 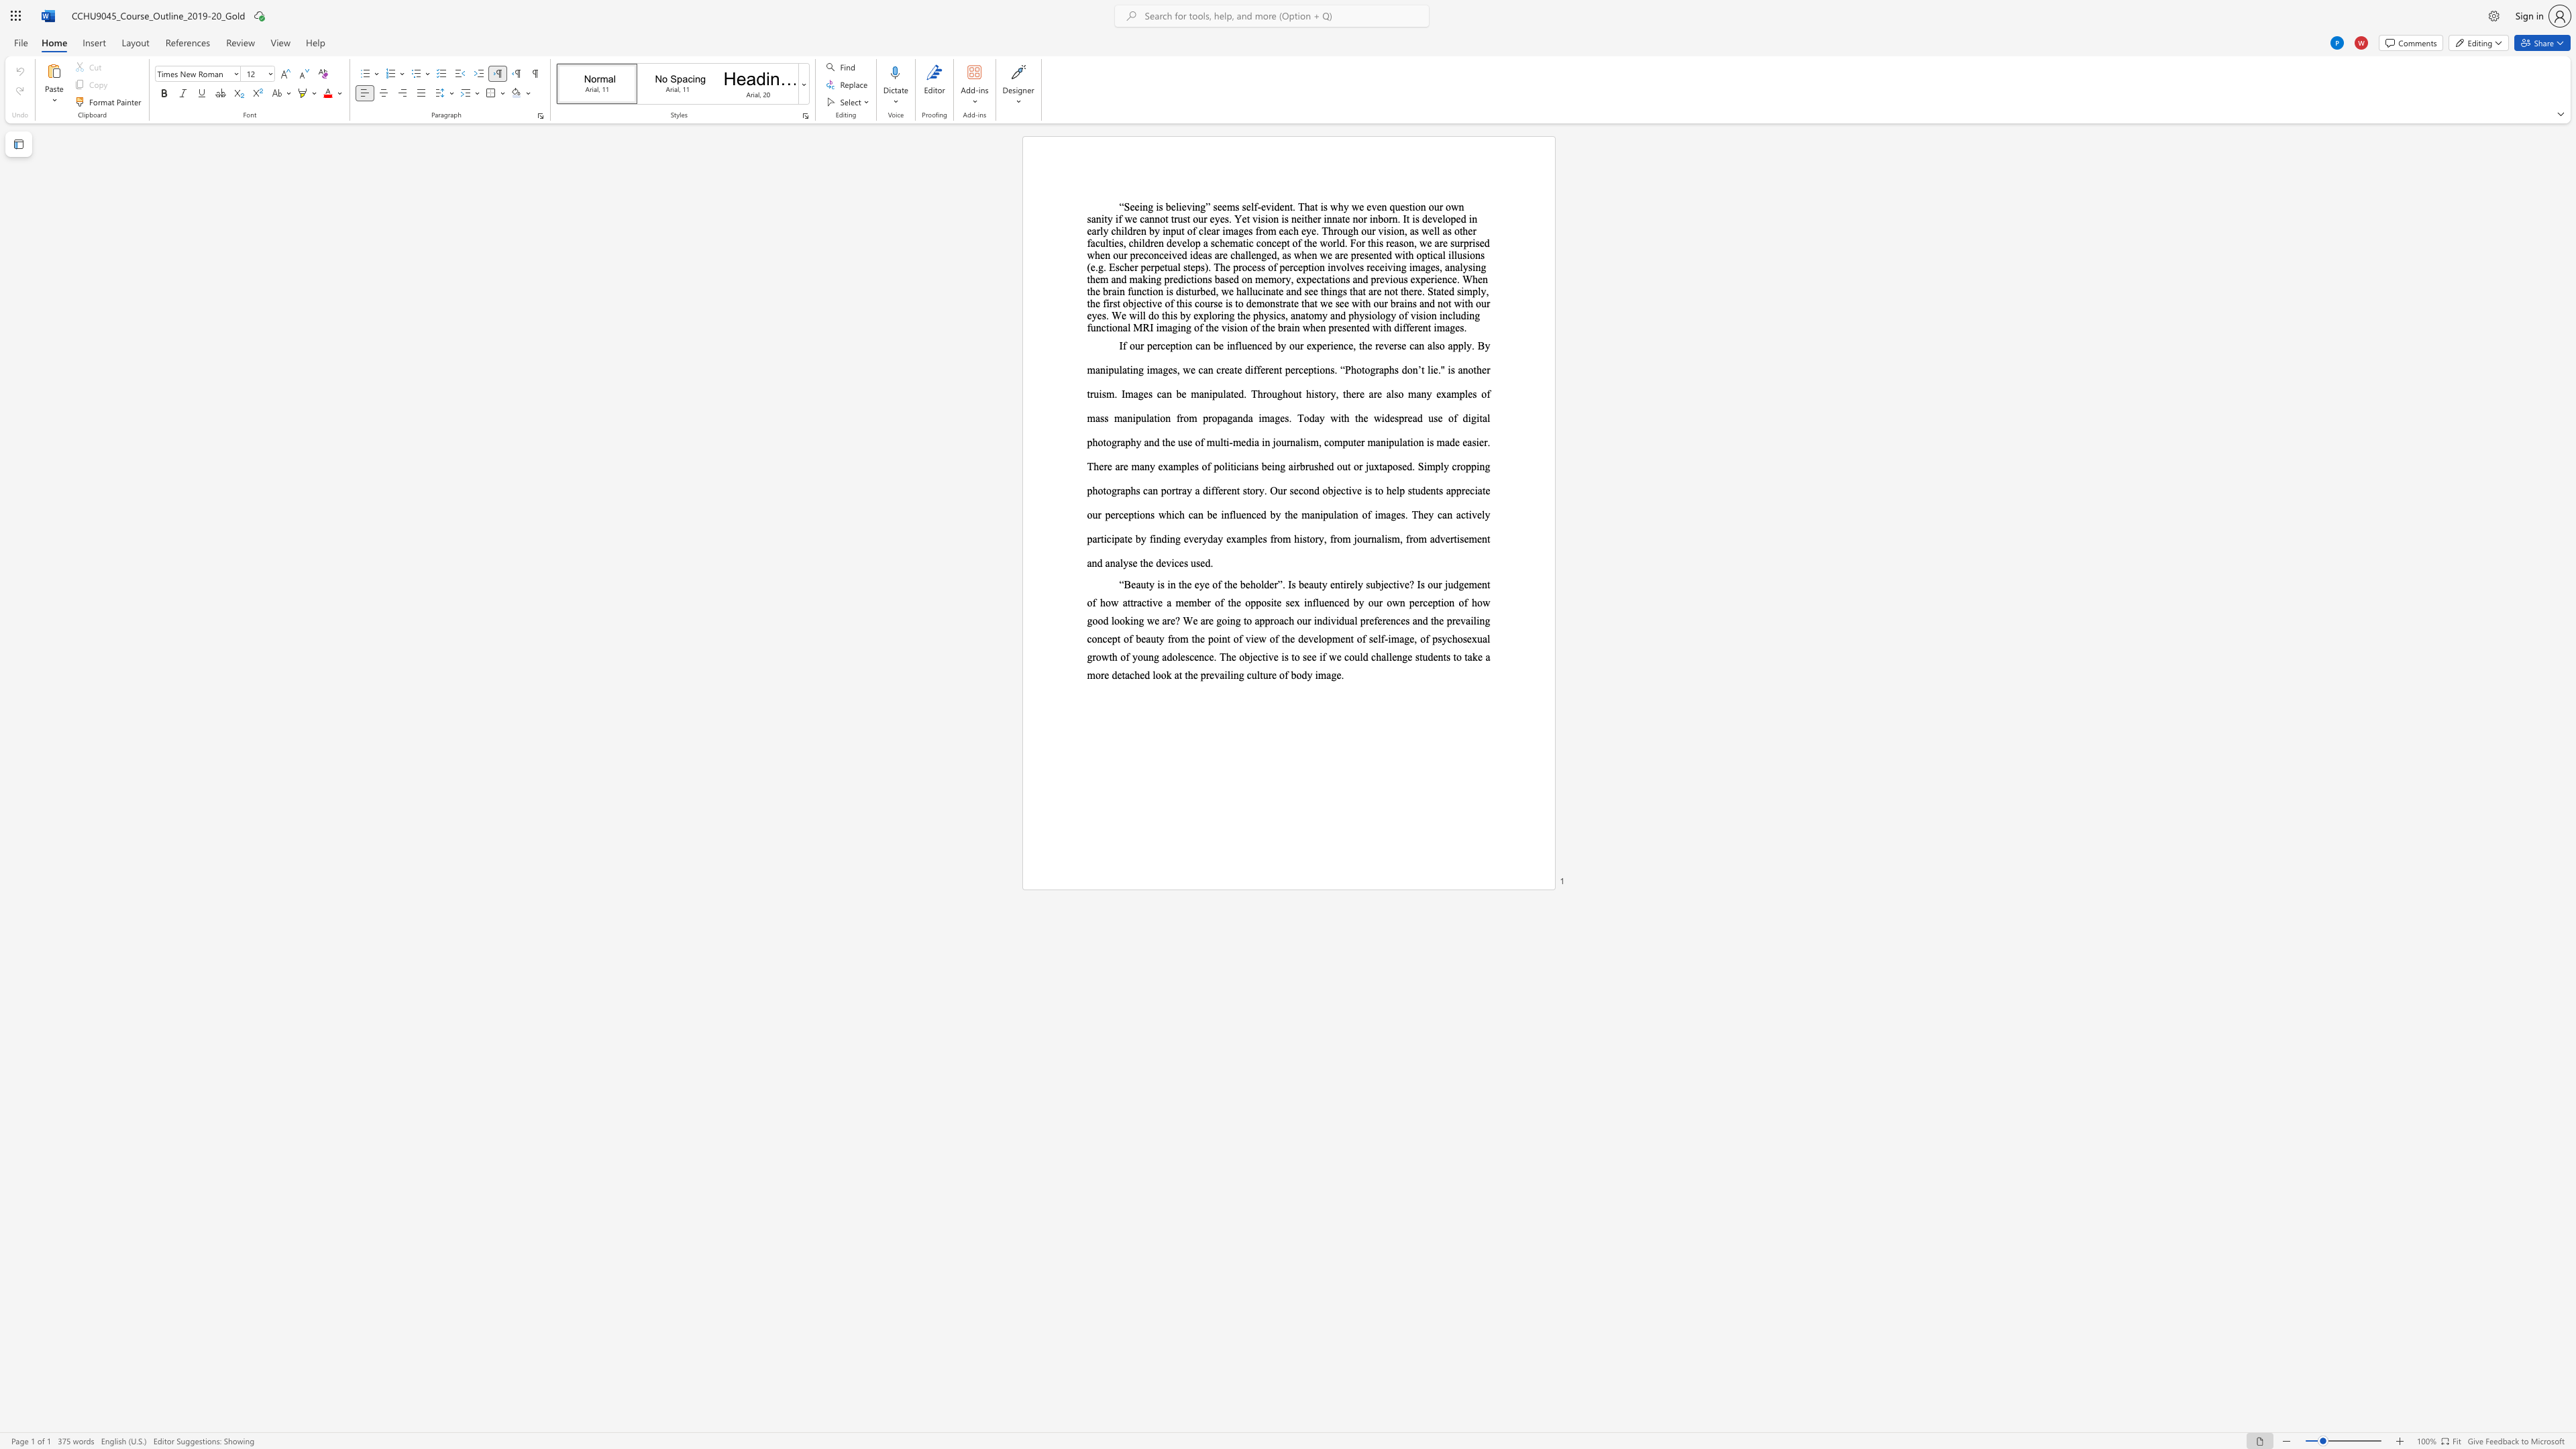 I want to click on the subset text "reciate our perceptions which can be in" within the text "osed. Simply cropping photographs can portray a different story. Our second objective is to help students appreciate our perceptions which can be influenced by the manipulation of images. They can actively participate by finding everyday examples from history, from journalism, from advertisement and analyse the devices used.", so click(x=1460, y=490).